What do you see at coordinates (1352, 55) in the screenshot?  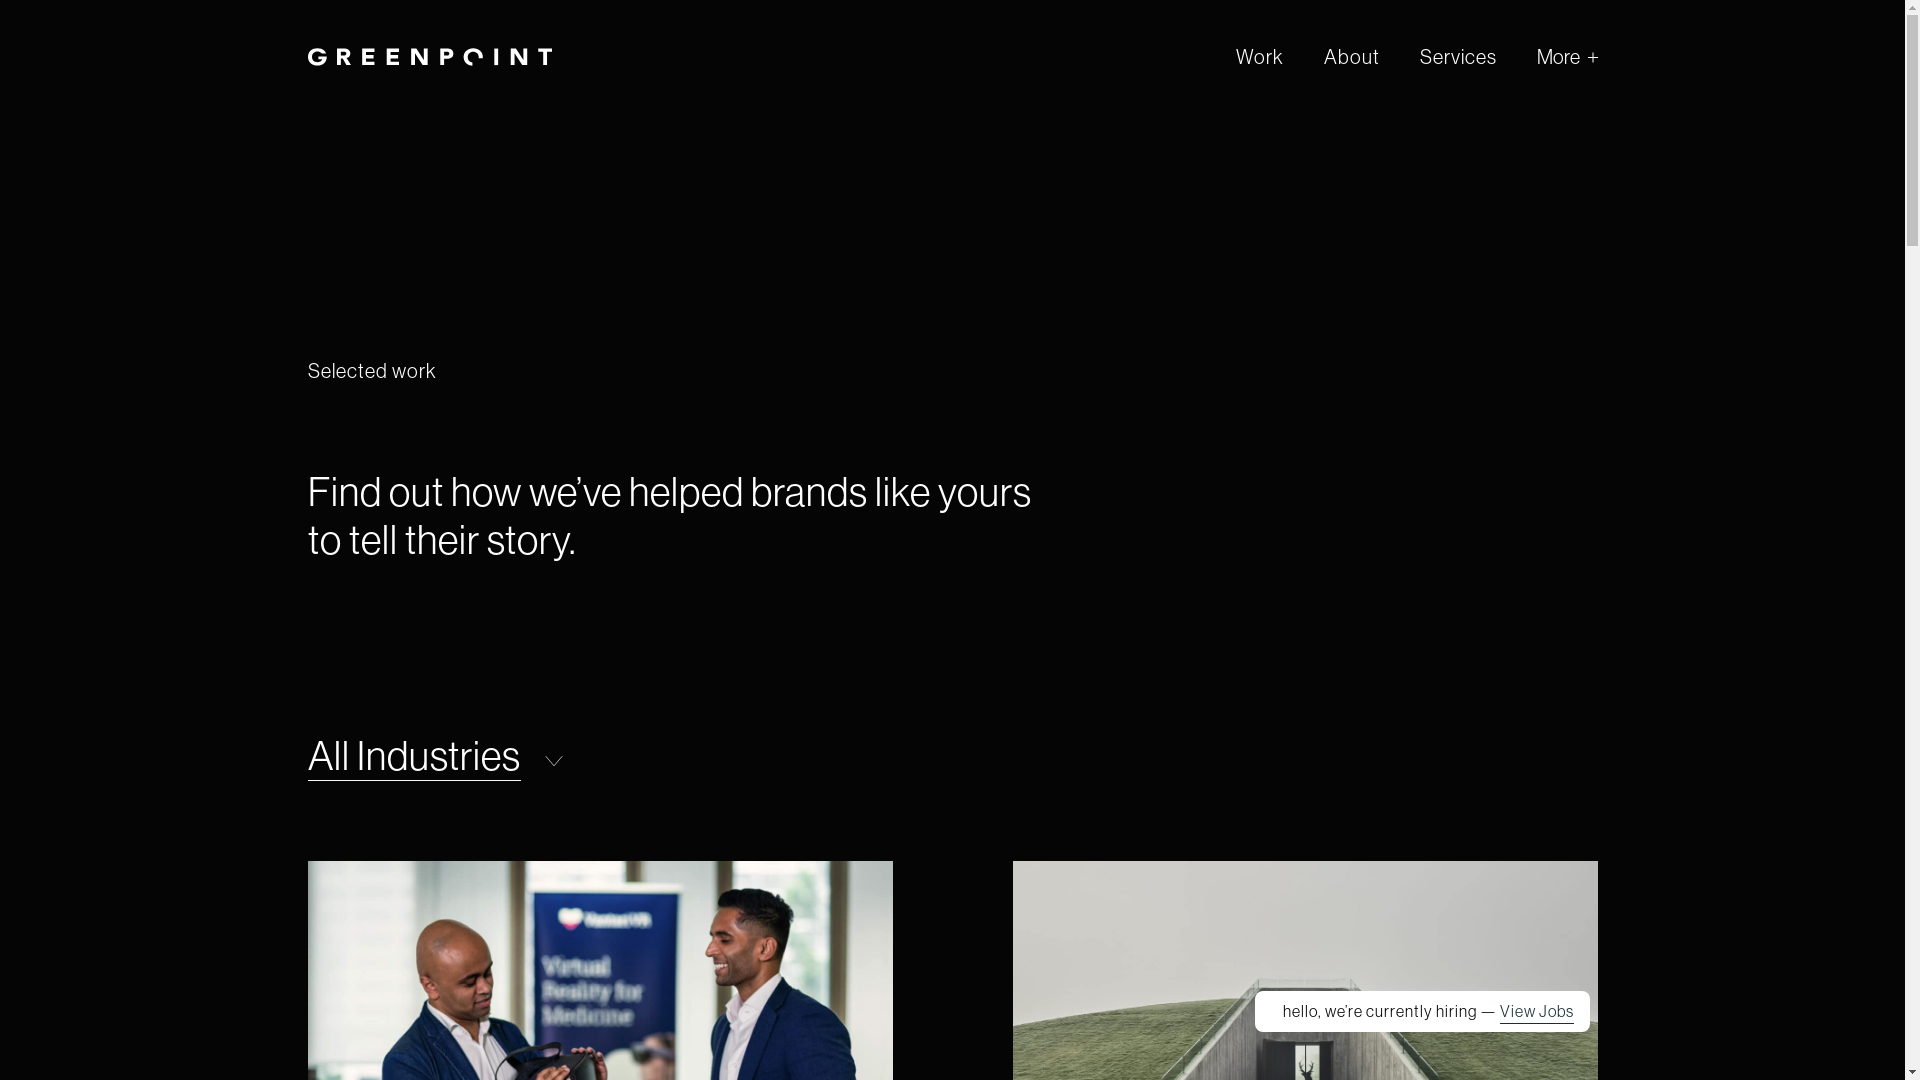 I see `'About'` at bounding box center [1352, 55].